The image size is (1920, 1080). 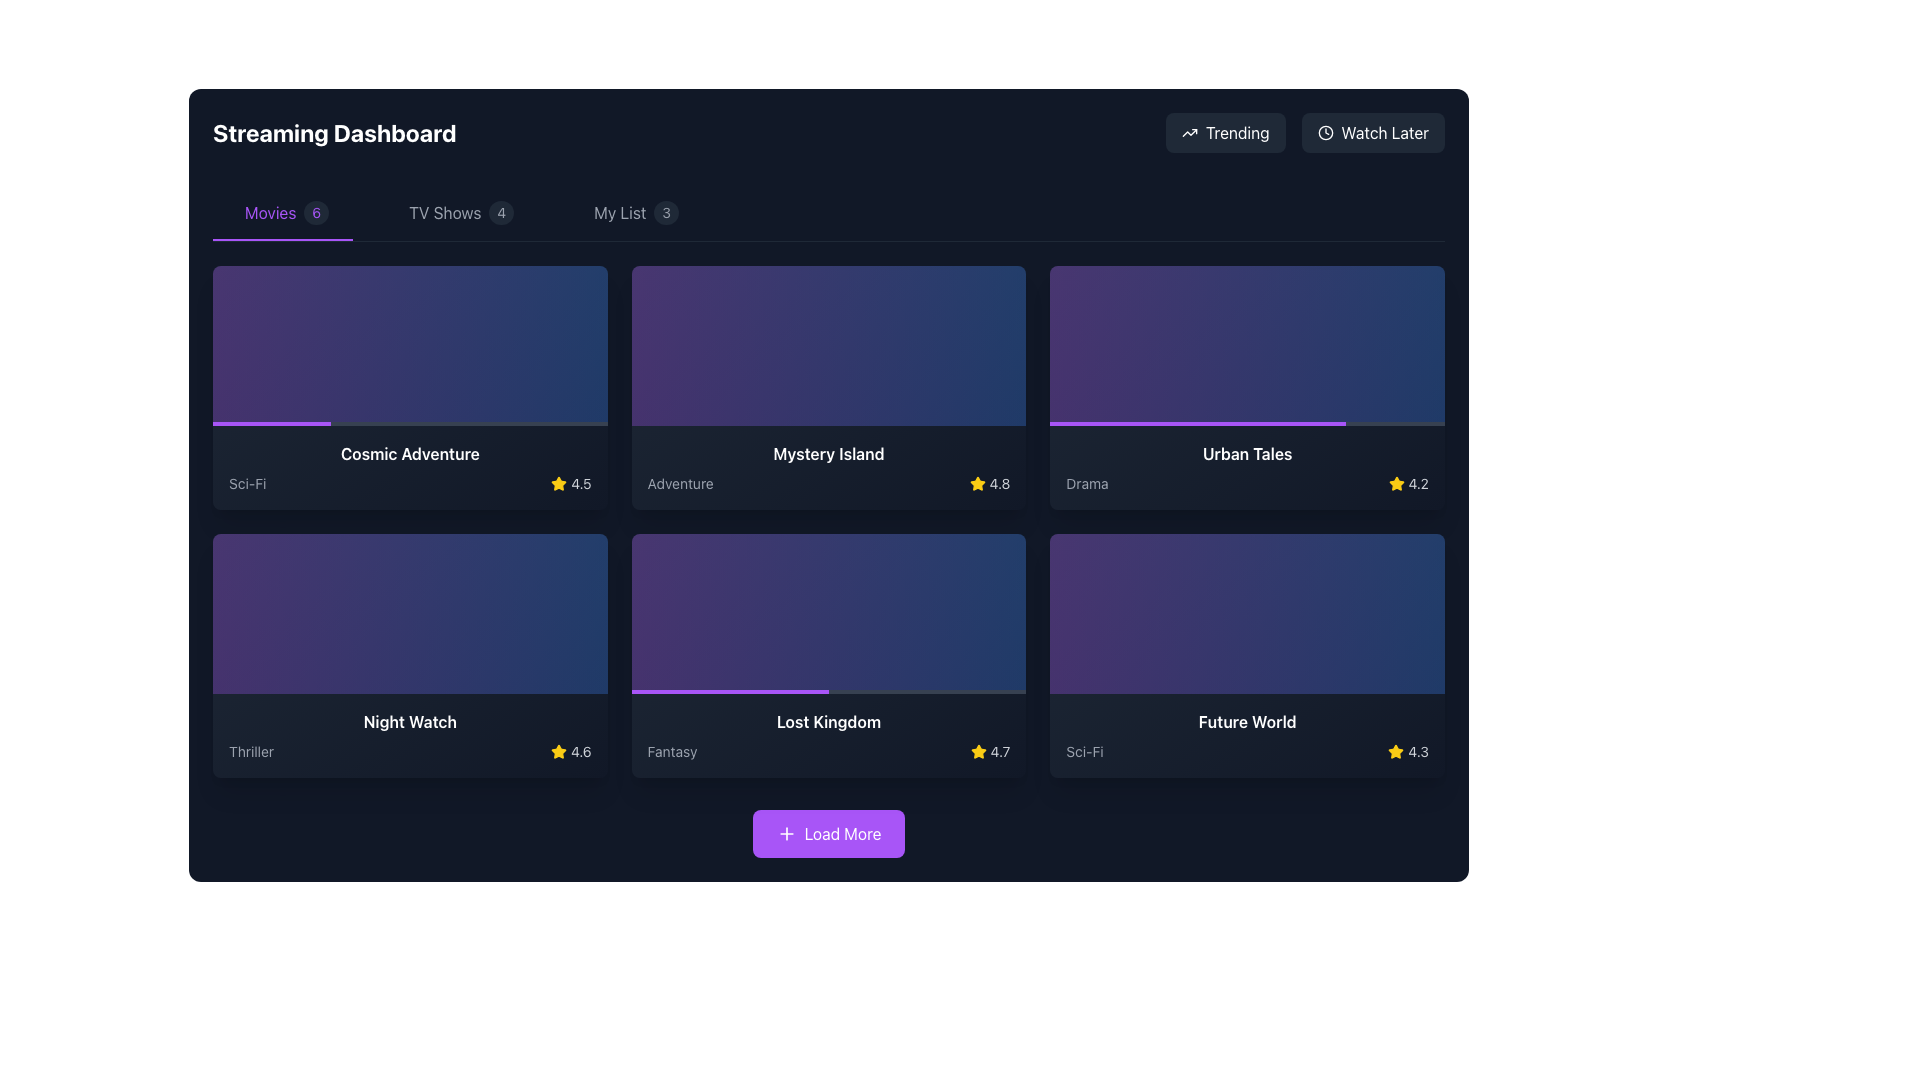 I want to click on the text display showing the number '4.8' in gray color, located in the second row of the 'Mystery Island' movie card, to the right of the yellow star icon, so click(x=999, y=483).